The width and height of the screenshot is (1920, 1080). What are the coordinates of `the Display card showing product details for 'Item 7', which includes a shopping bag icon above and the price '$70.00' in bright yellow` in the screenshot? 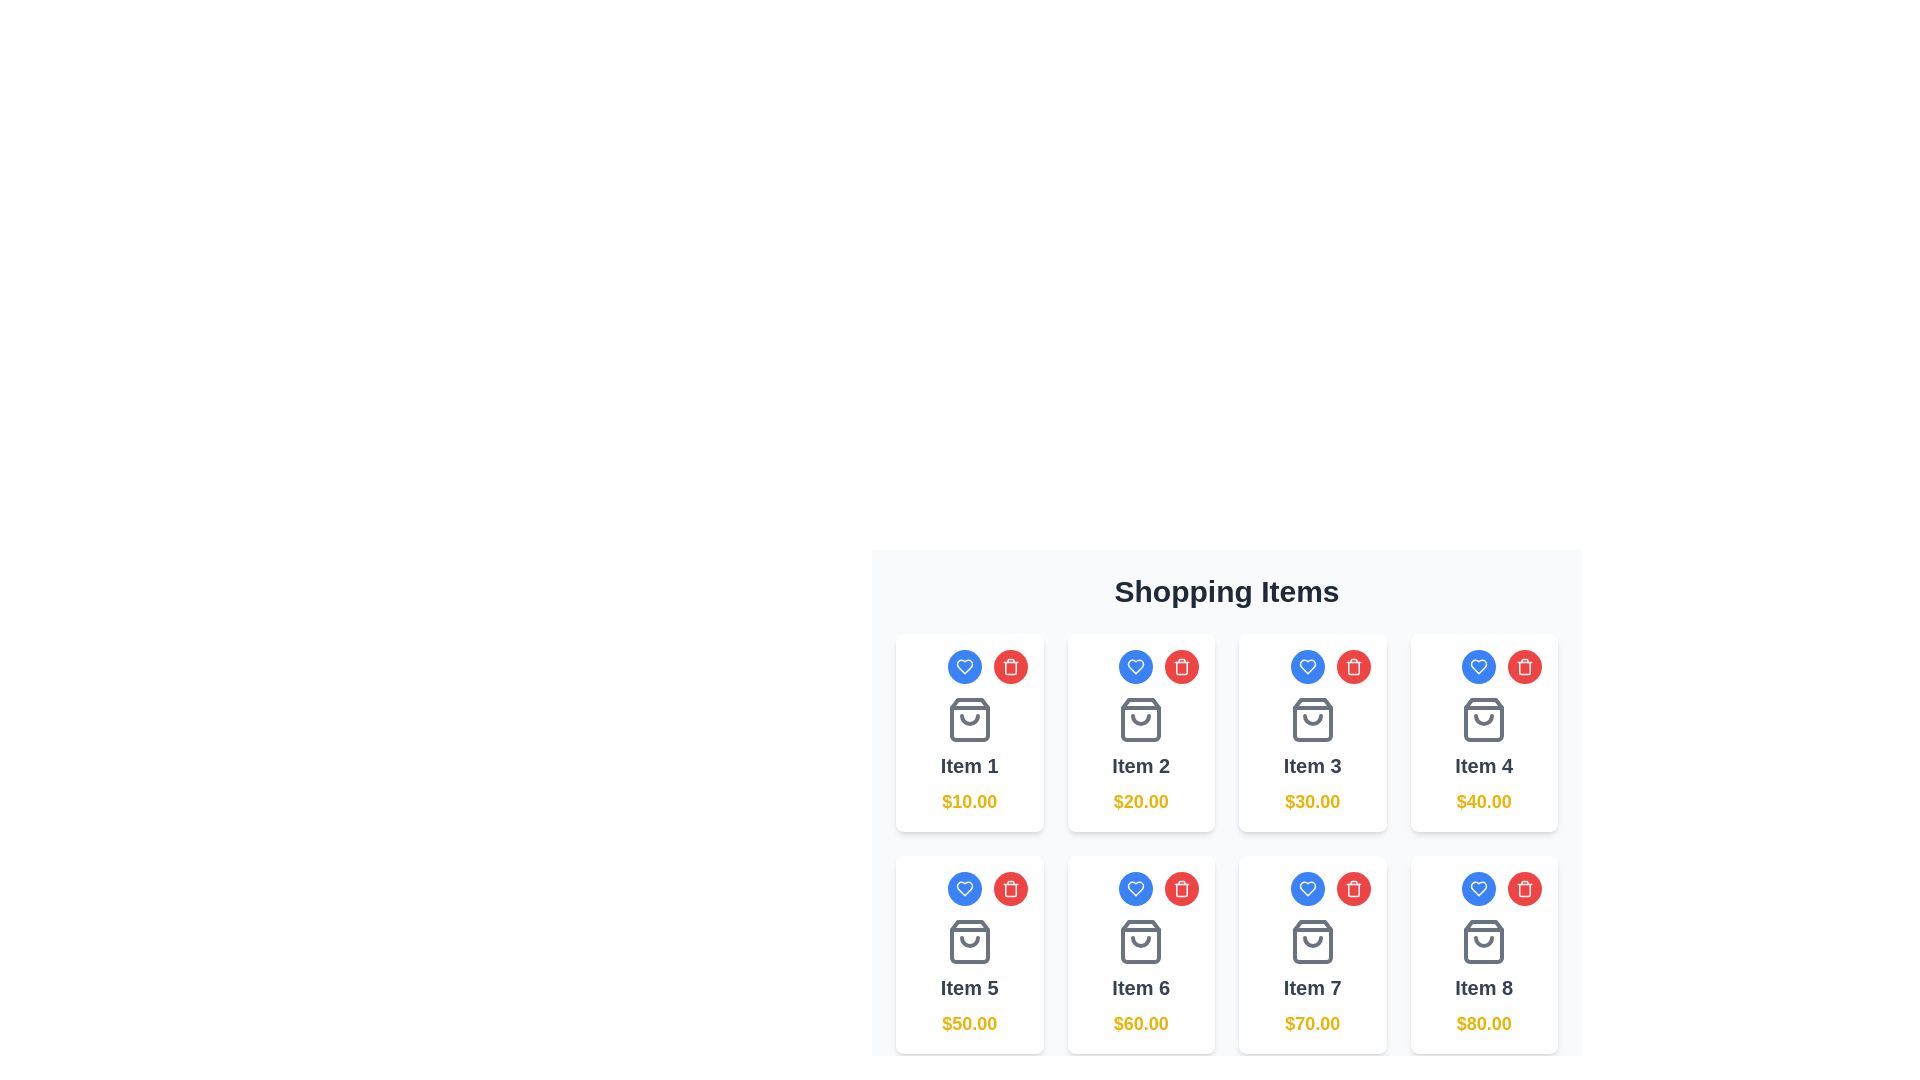 It's located at (1312, 977).